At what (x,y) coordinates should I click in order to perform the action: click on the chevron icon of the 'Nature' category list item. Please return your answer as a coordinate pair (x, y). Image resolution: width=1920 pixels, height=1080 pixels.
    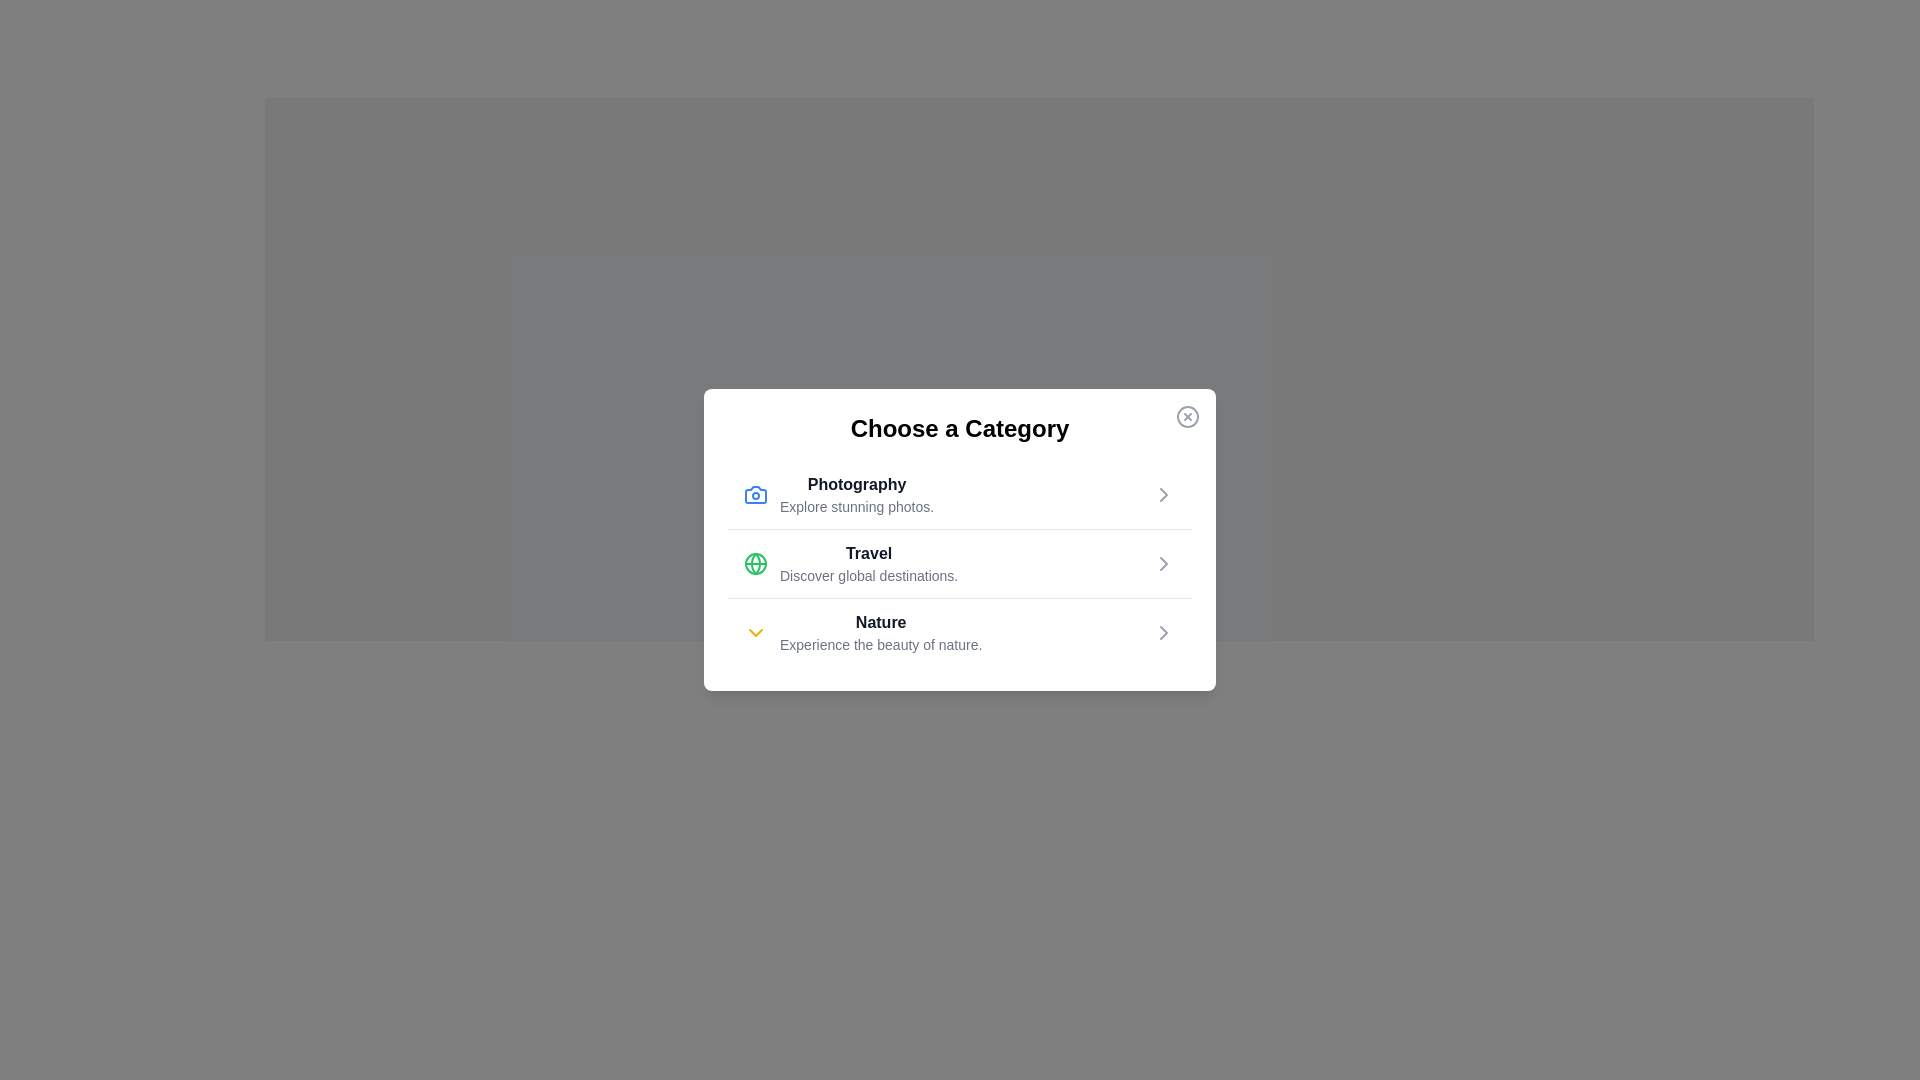
    Looking at the image, I should click on (863, 632).